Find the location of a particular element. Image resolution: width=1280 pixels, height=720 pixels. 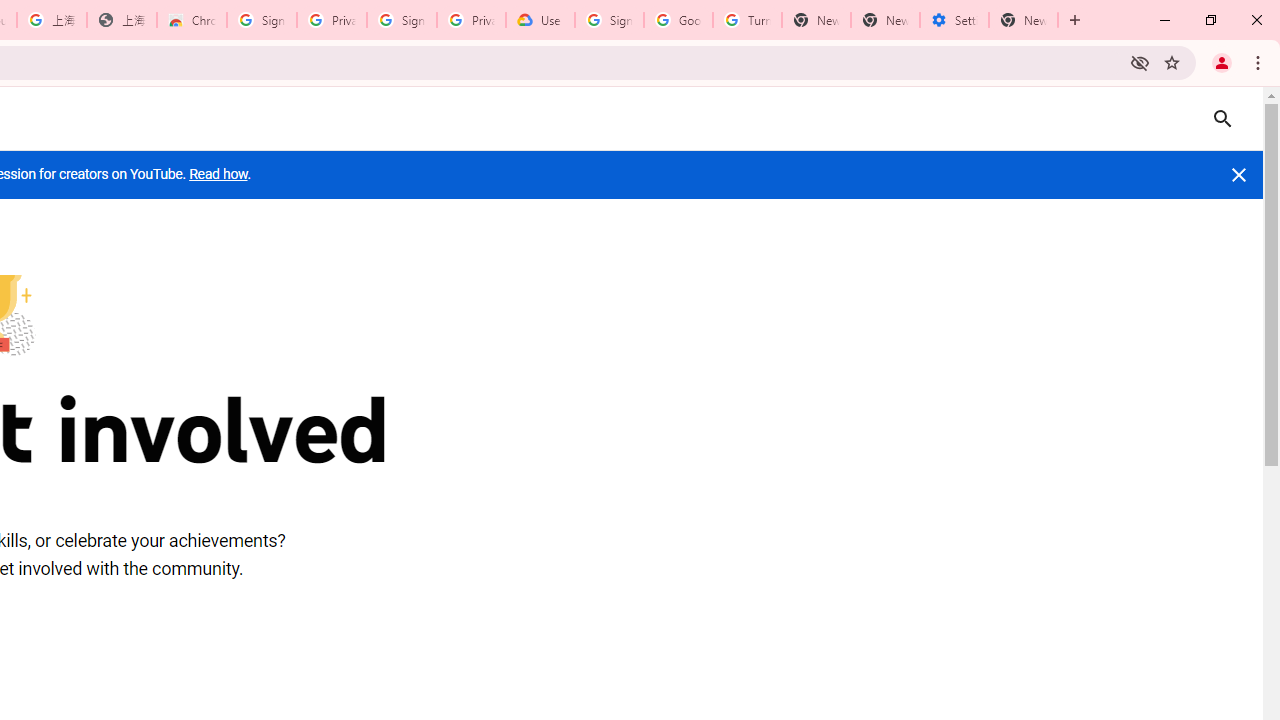

'Read how' is located at coordinates (218, 173).